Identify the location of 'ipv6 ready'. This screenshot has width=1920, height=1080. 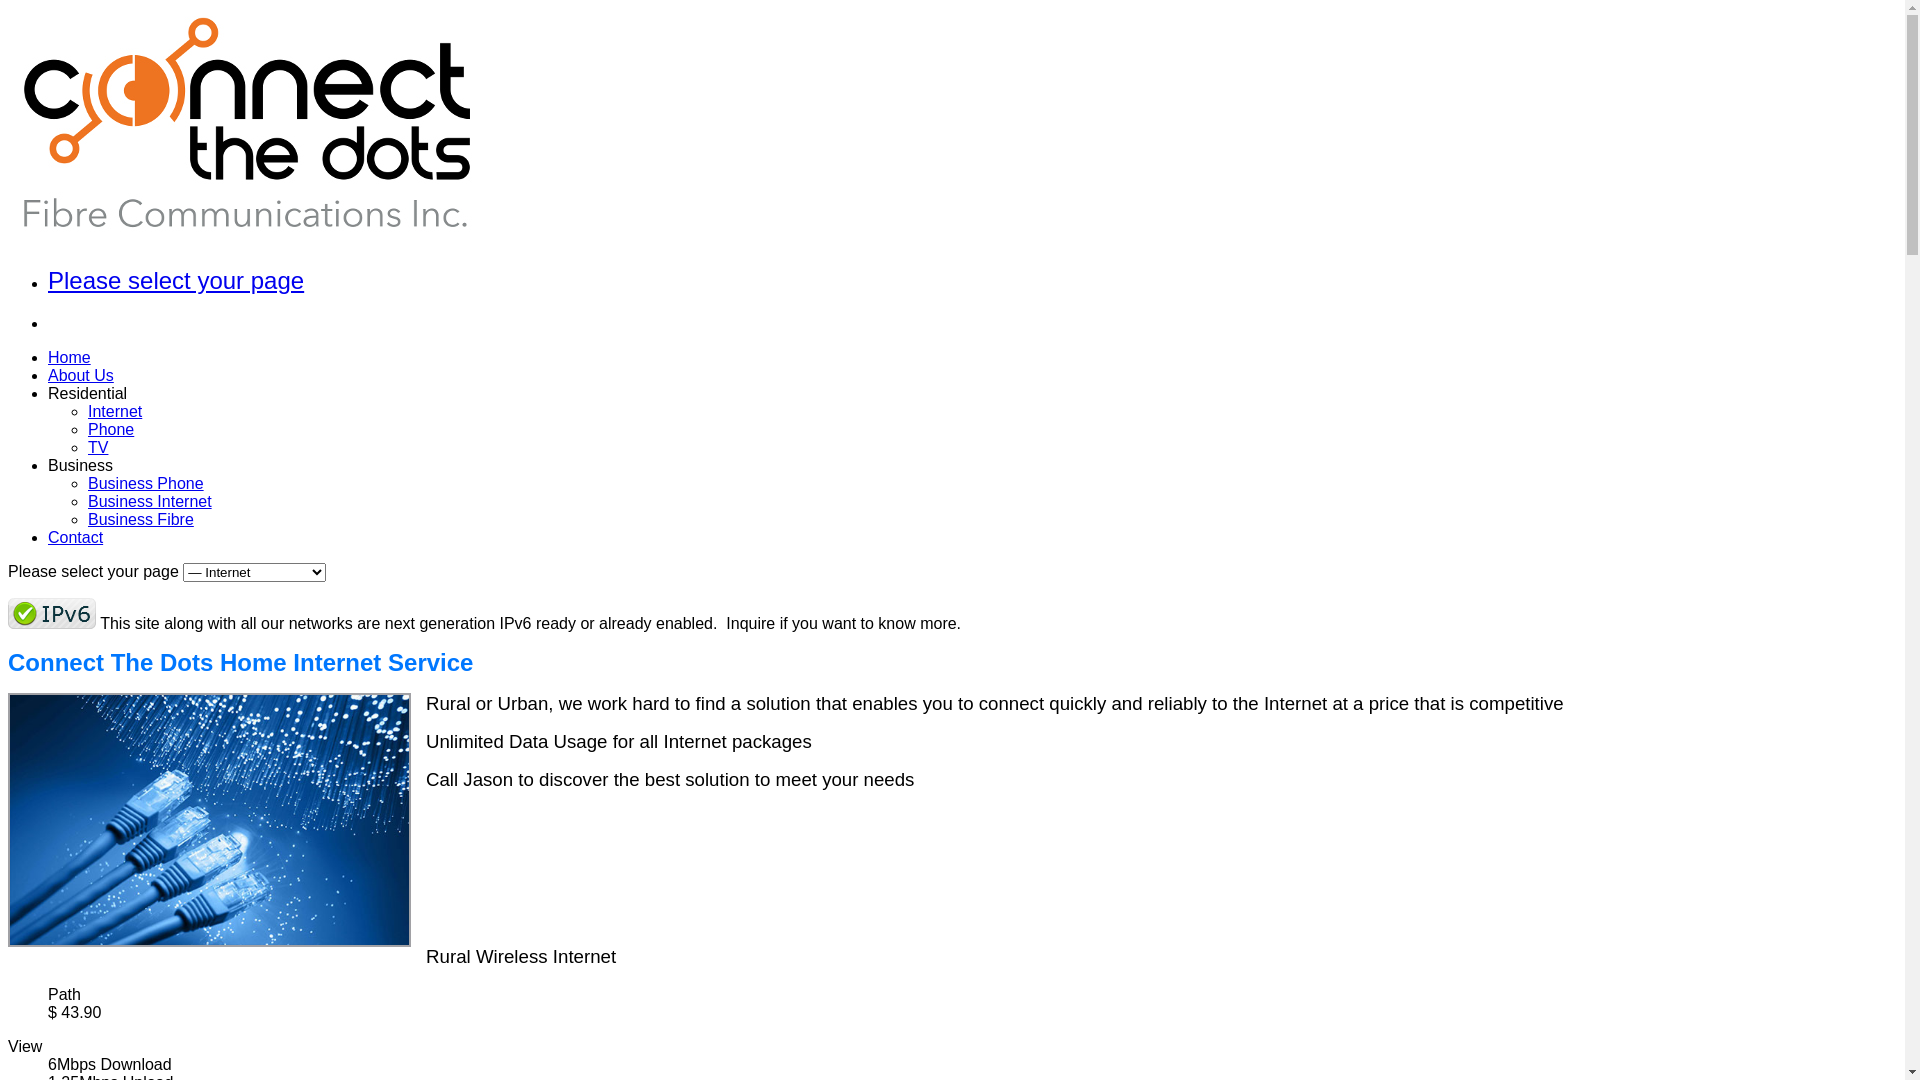
(52, 612).